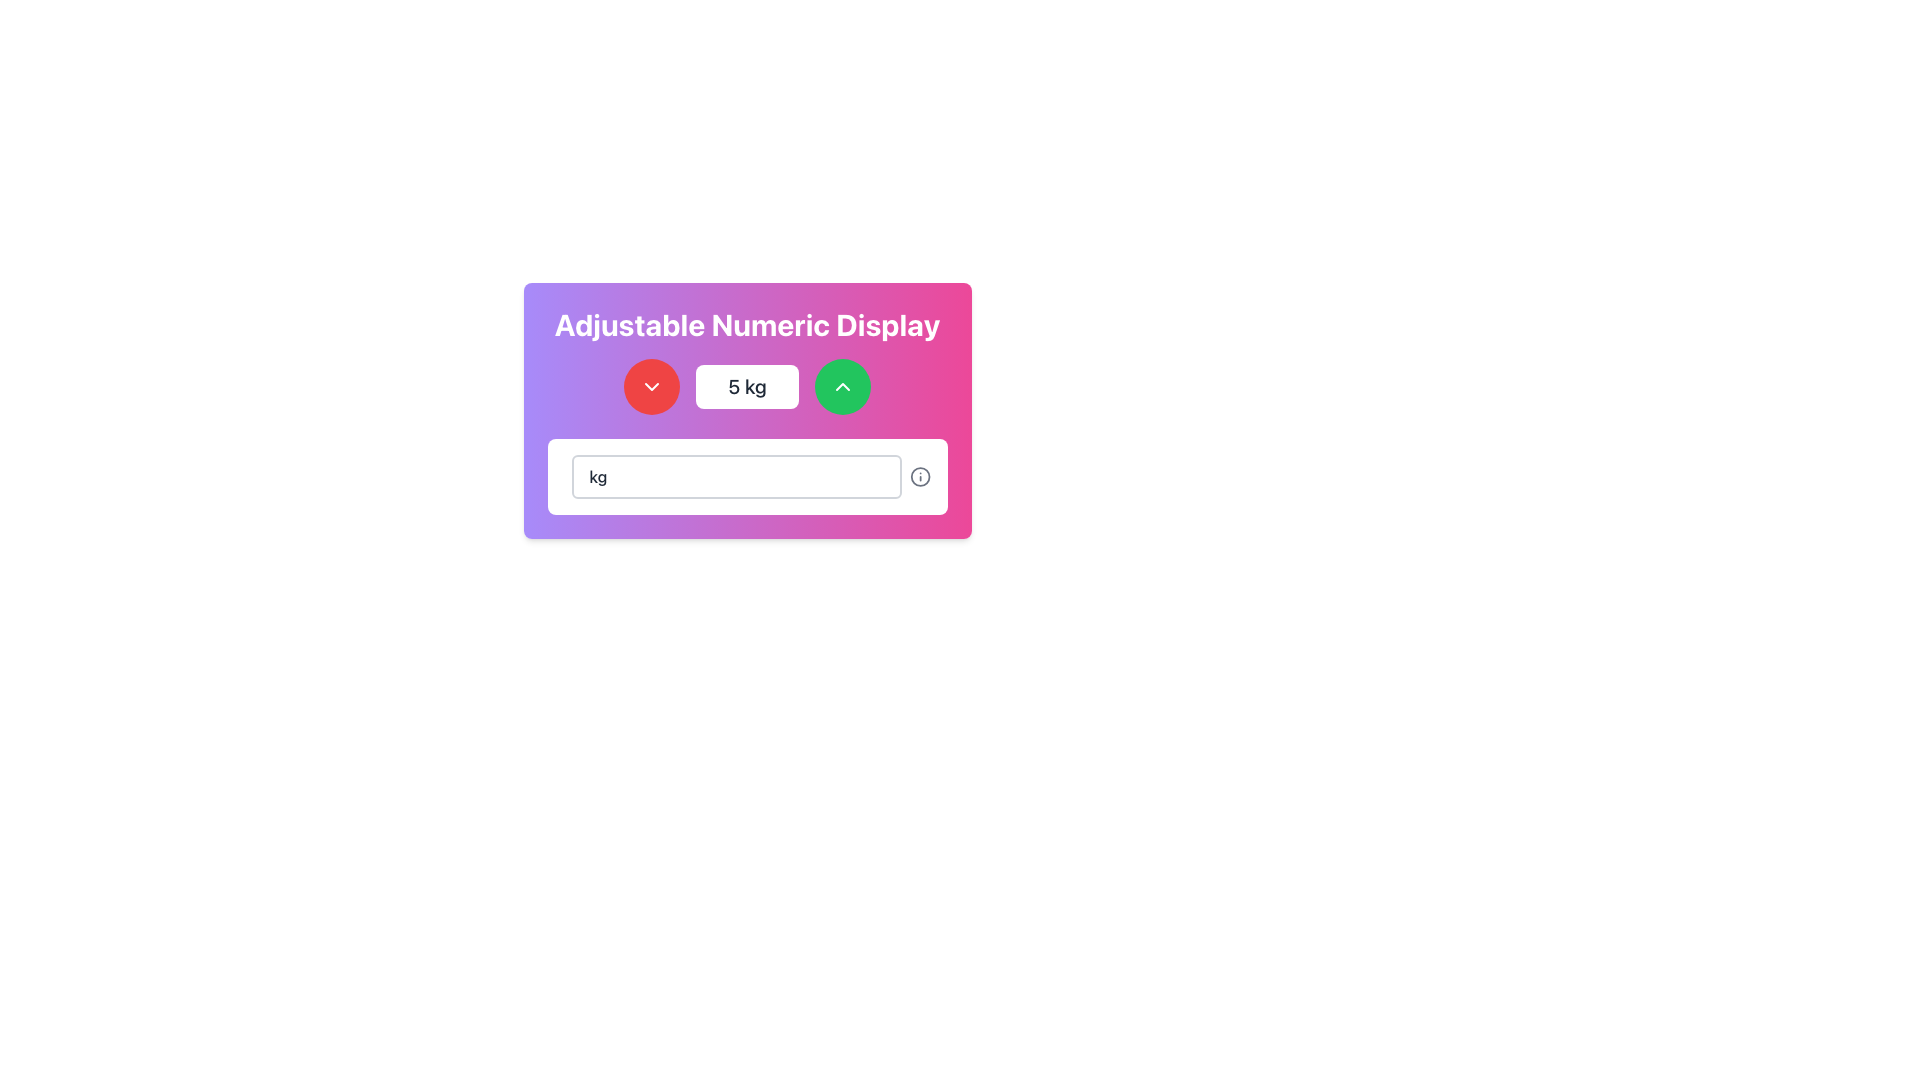 This screenshot has height=1080, width=1920. Describe the element at coordinates (746, 323) in the screenshot. I see `the Text Label that serves as a title or header for the interface, positioned at the top center above the numeric display interface` at that location.